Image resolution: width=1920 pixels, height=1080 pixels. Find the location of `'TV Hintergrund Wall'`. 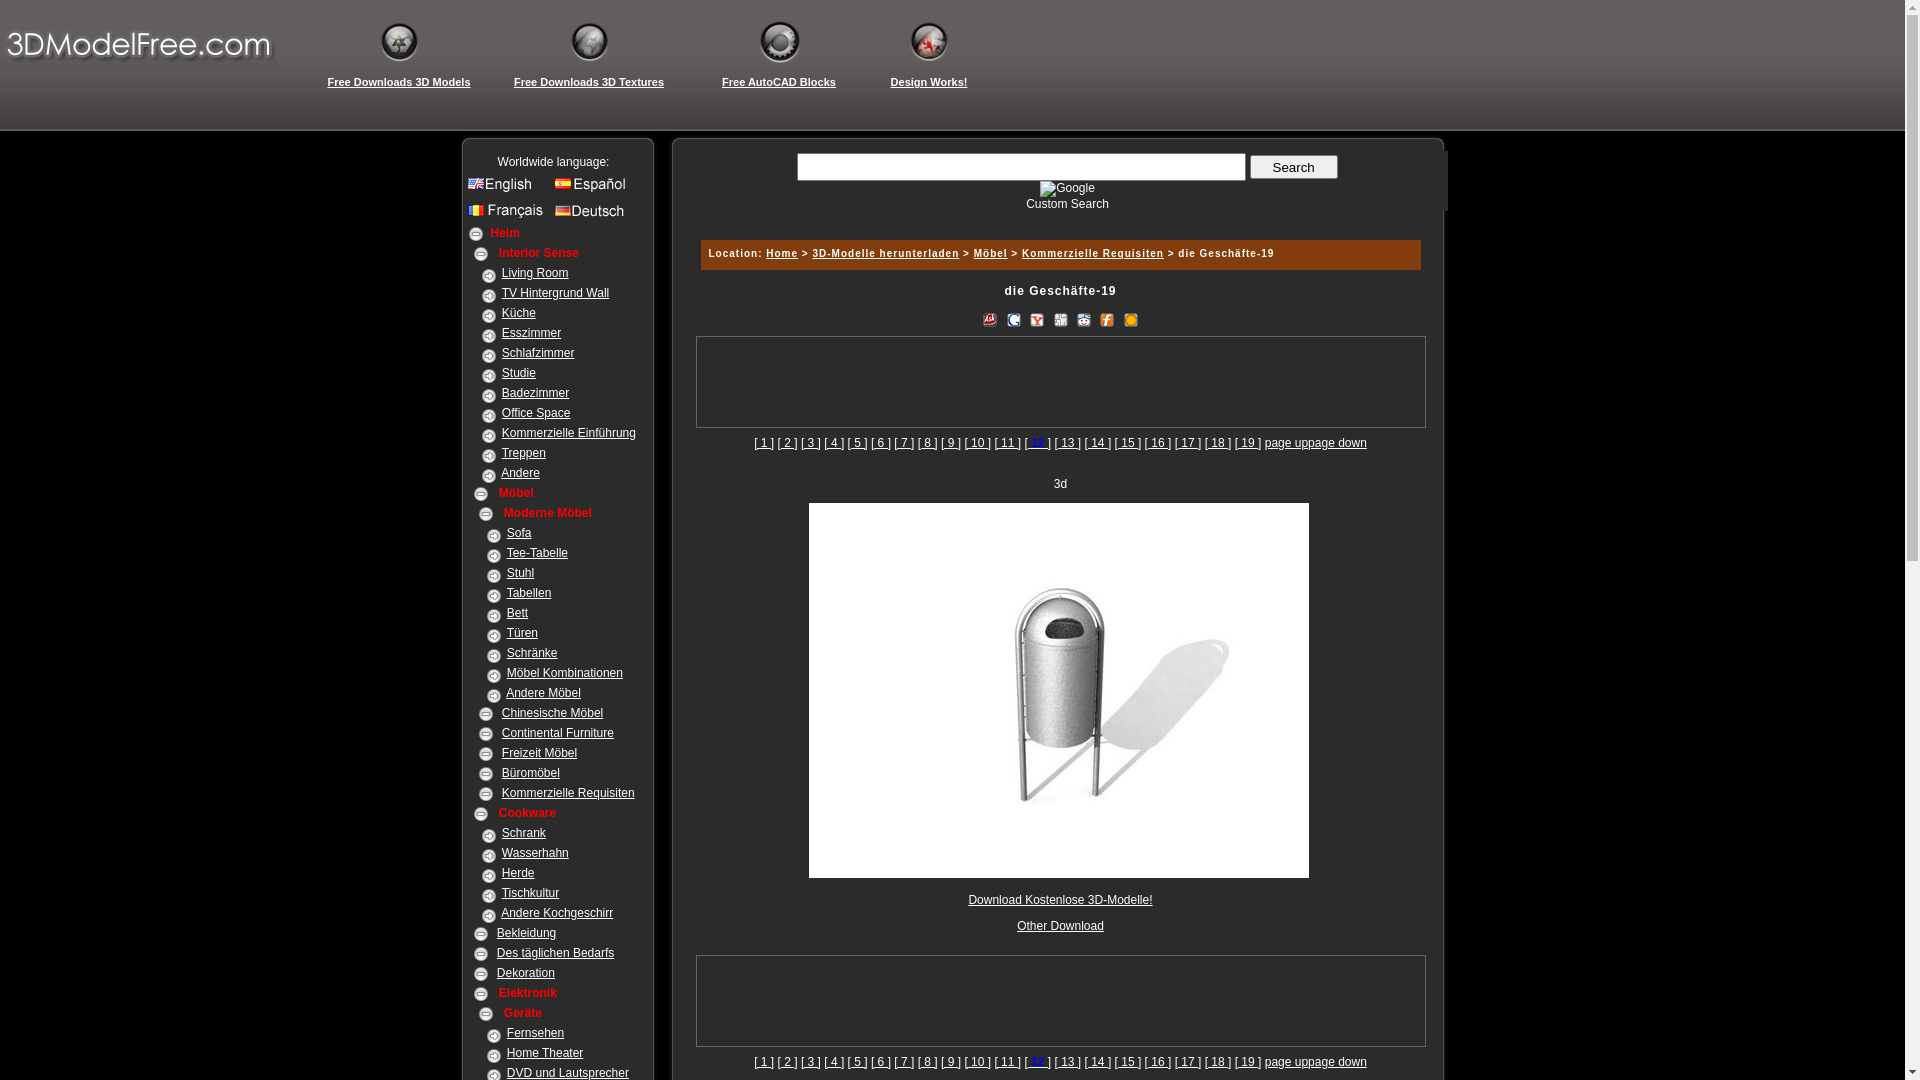

'TV Hintergrund Wall' is located at coordinates (556, 293).